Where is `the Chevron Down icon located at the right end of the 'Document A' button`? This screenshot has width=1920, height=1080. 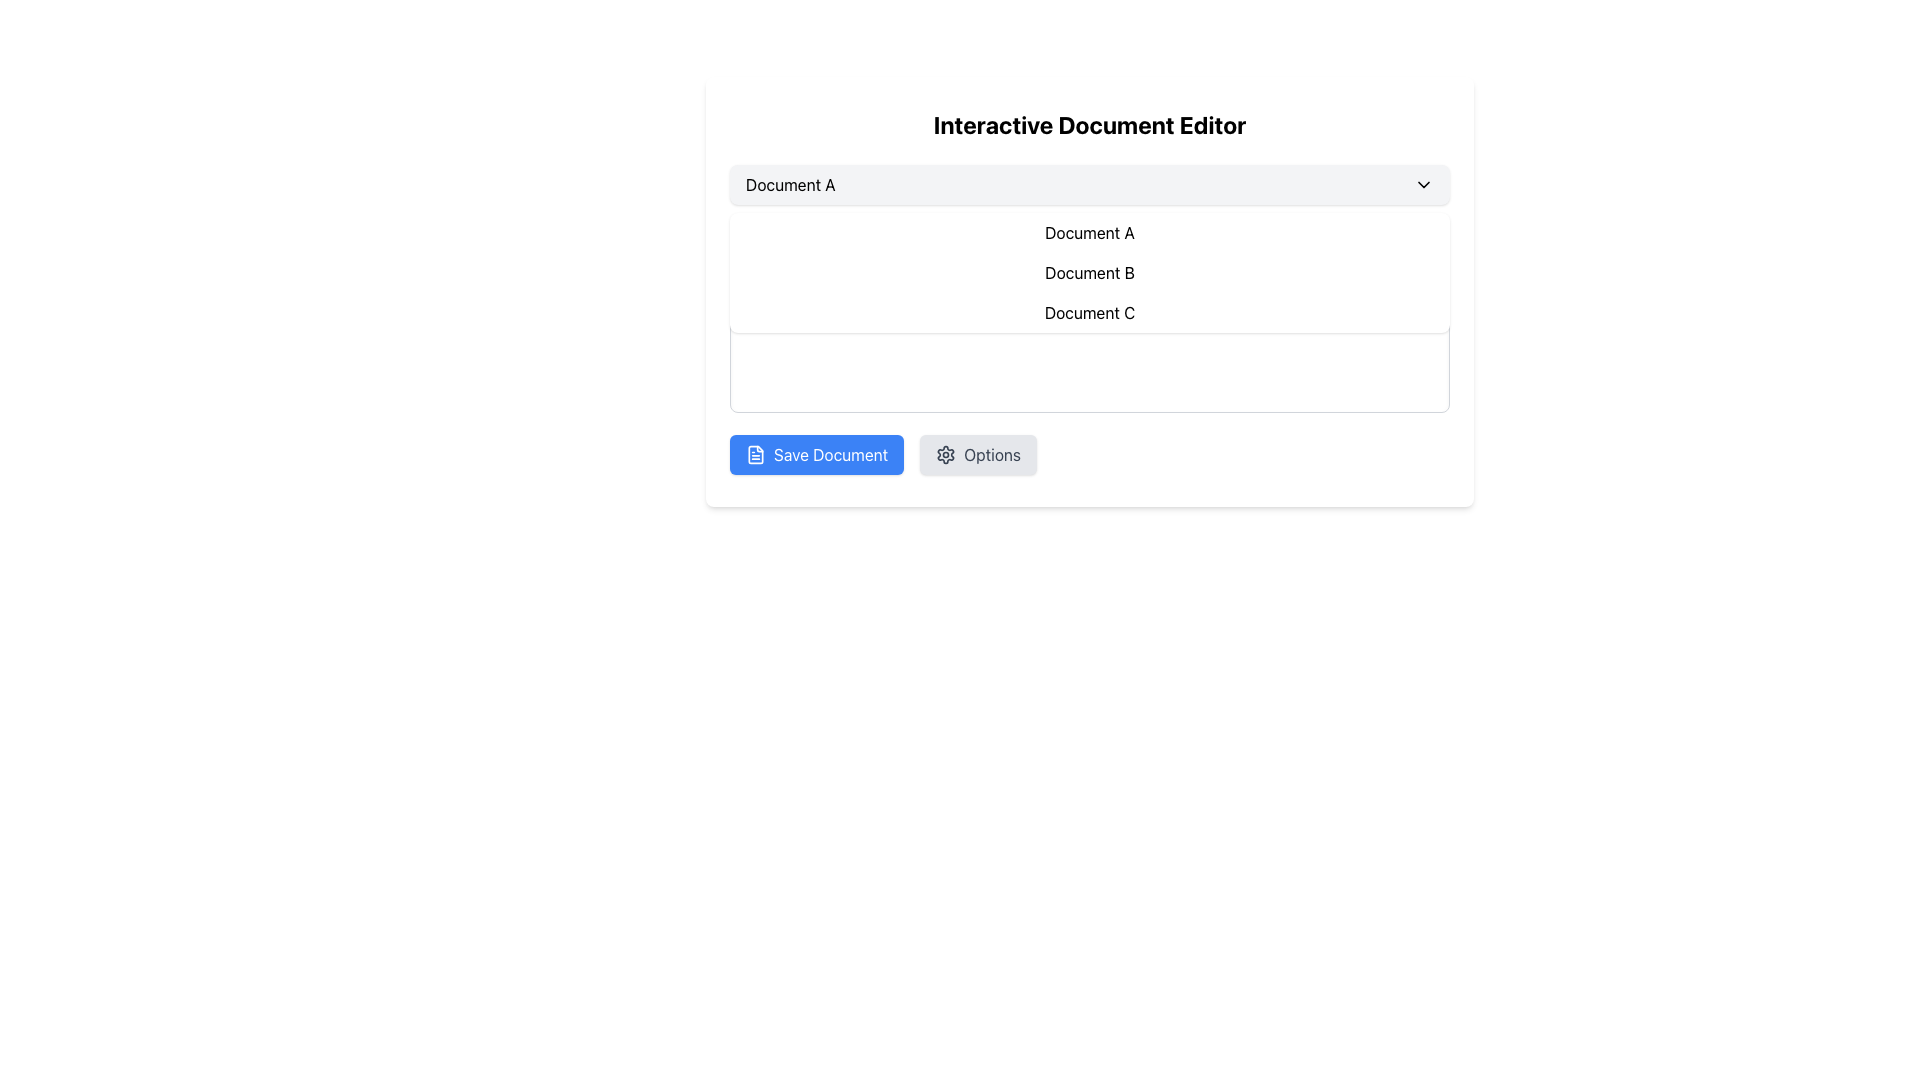
the Chevron Down icon located at the right end of the 'Document A' button is located at coordinates (1423, 185).